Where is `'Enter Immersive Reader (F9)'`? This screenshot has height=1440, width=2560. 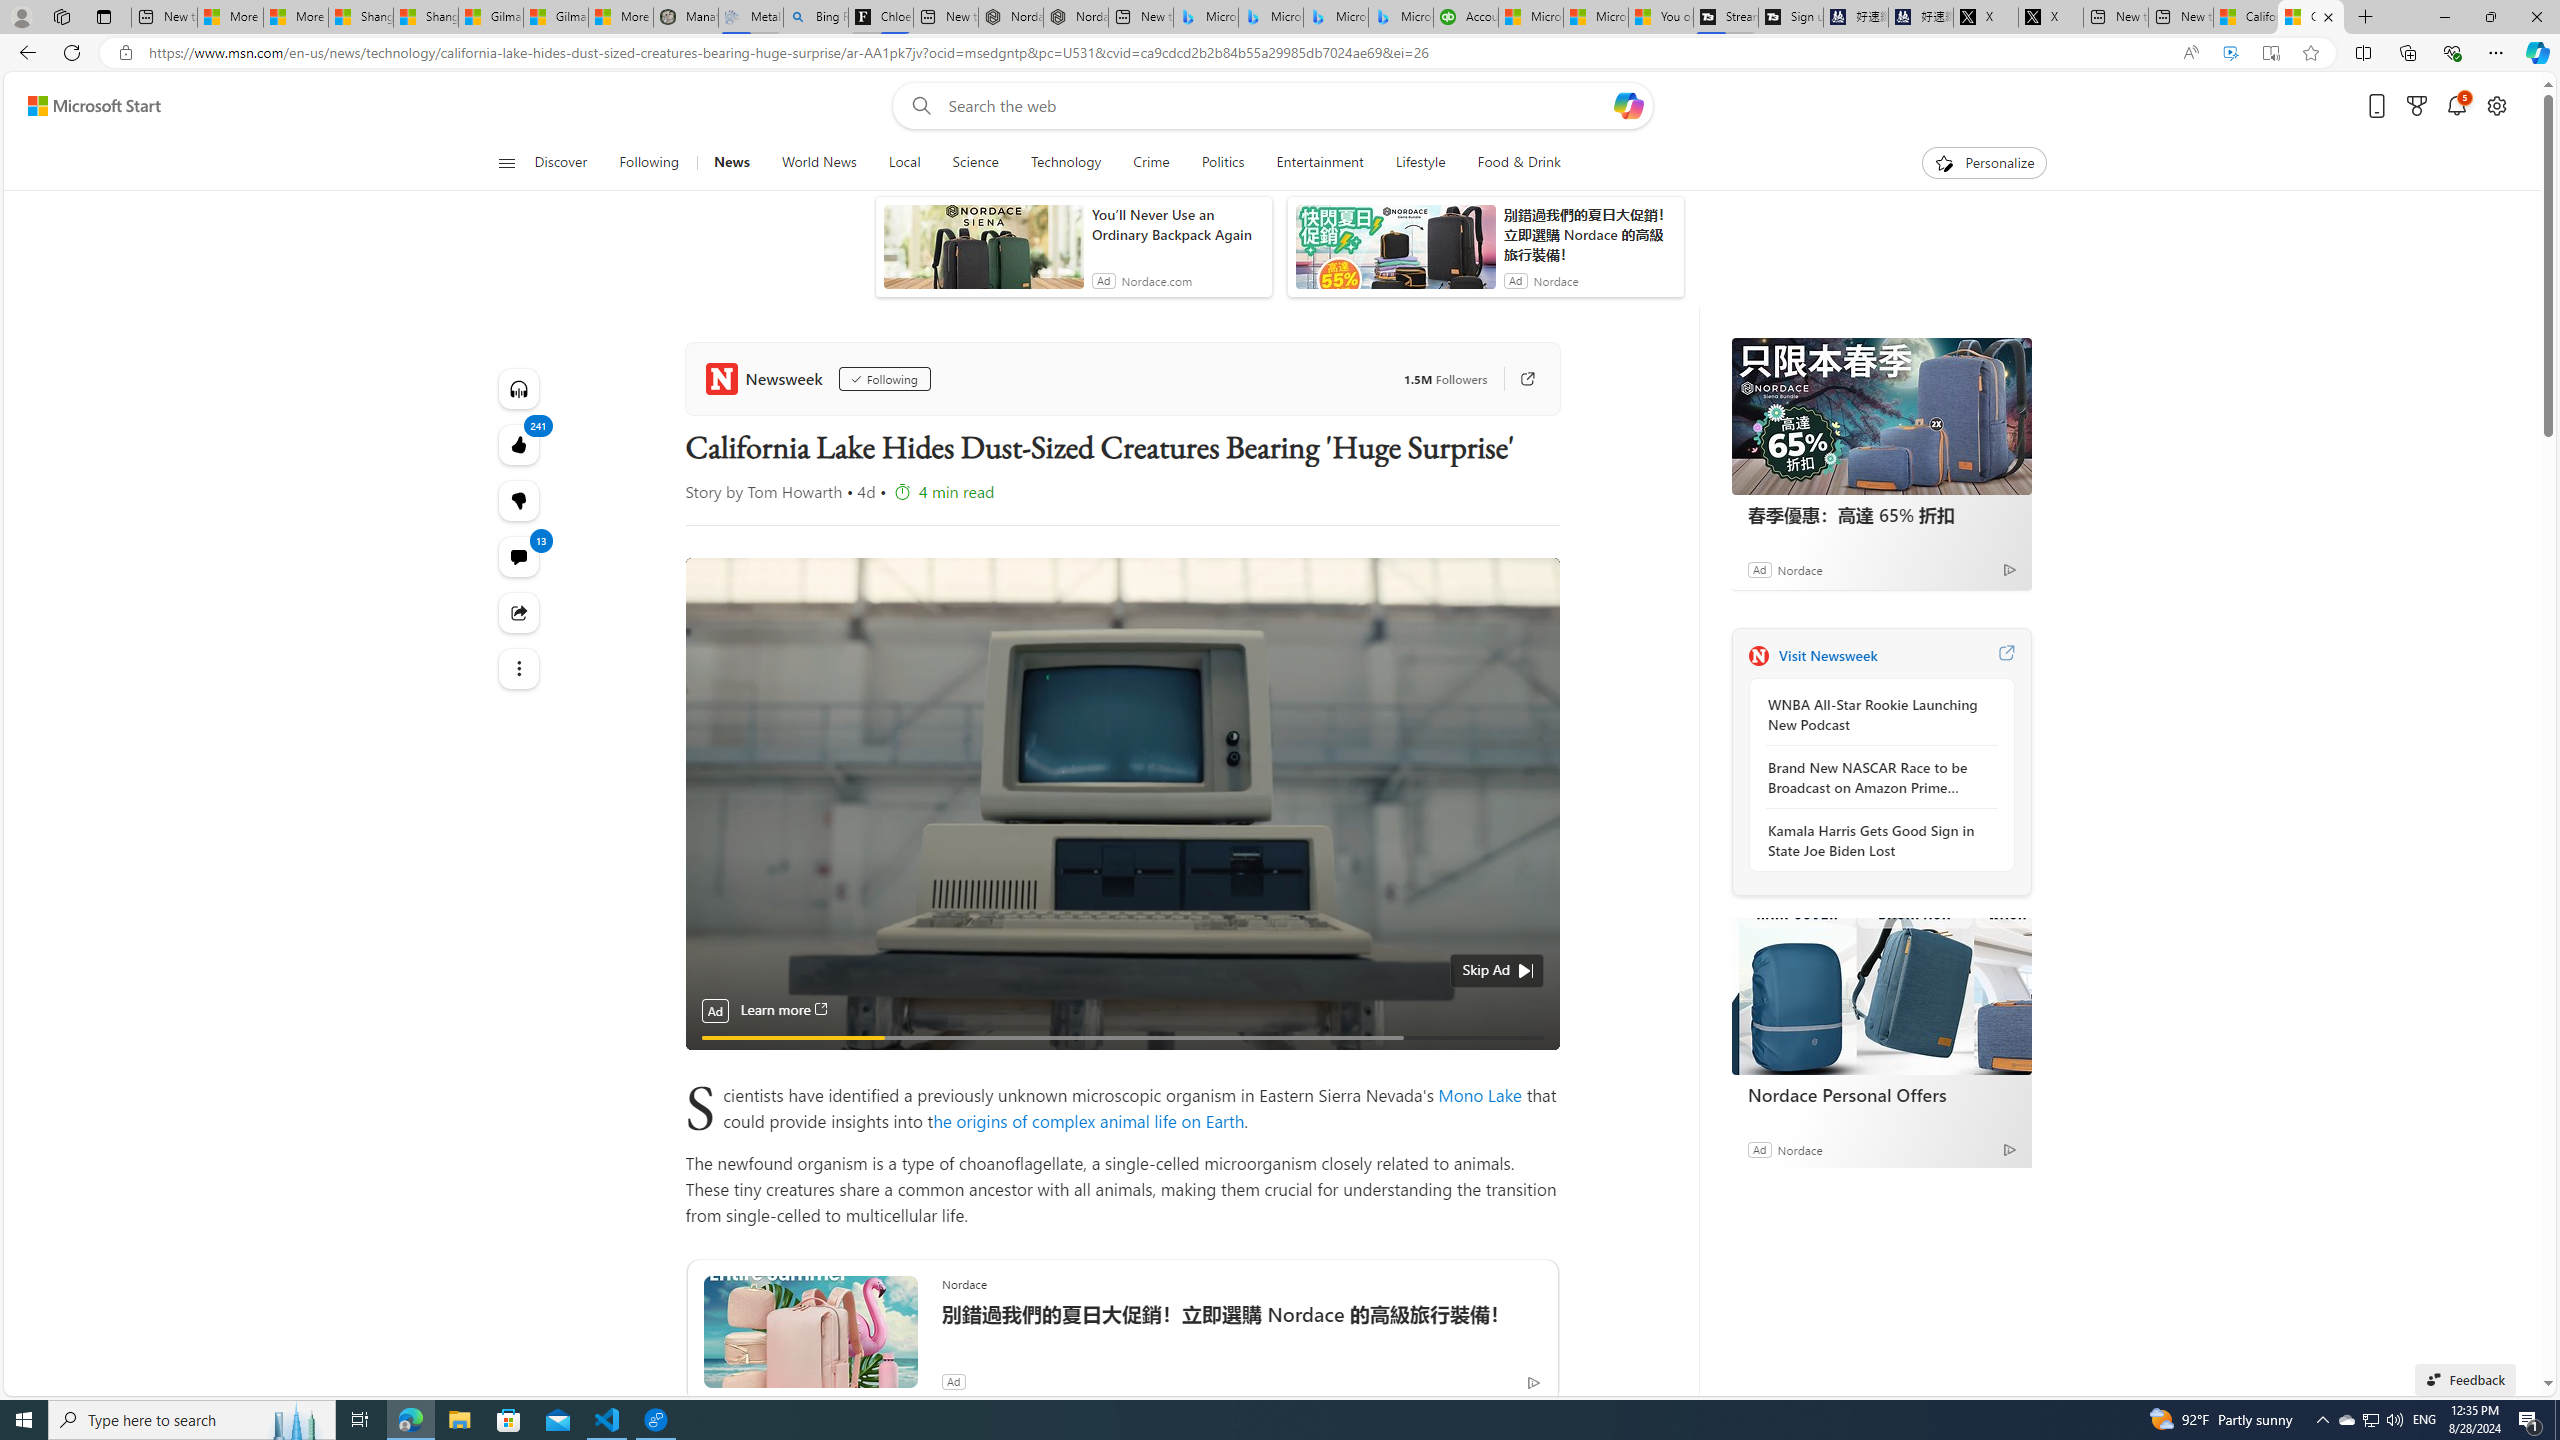 'Enter Immersive Reader (F9)' is located at coordinates (2270, 53).